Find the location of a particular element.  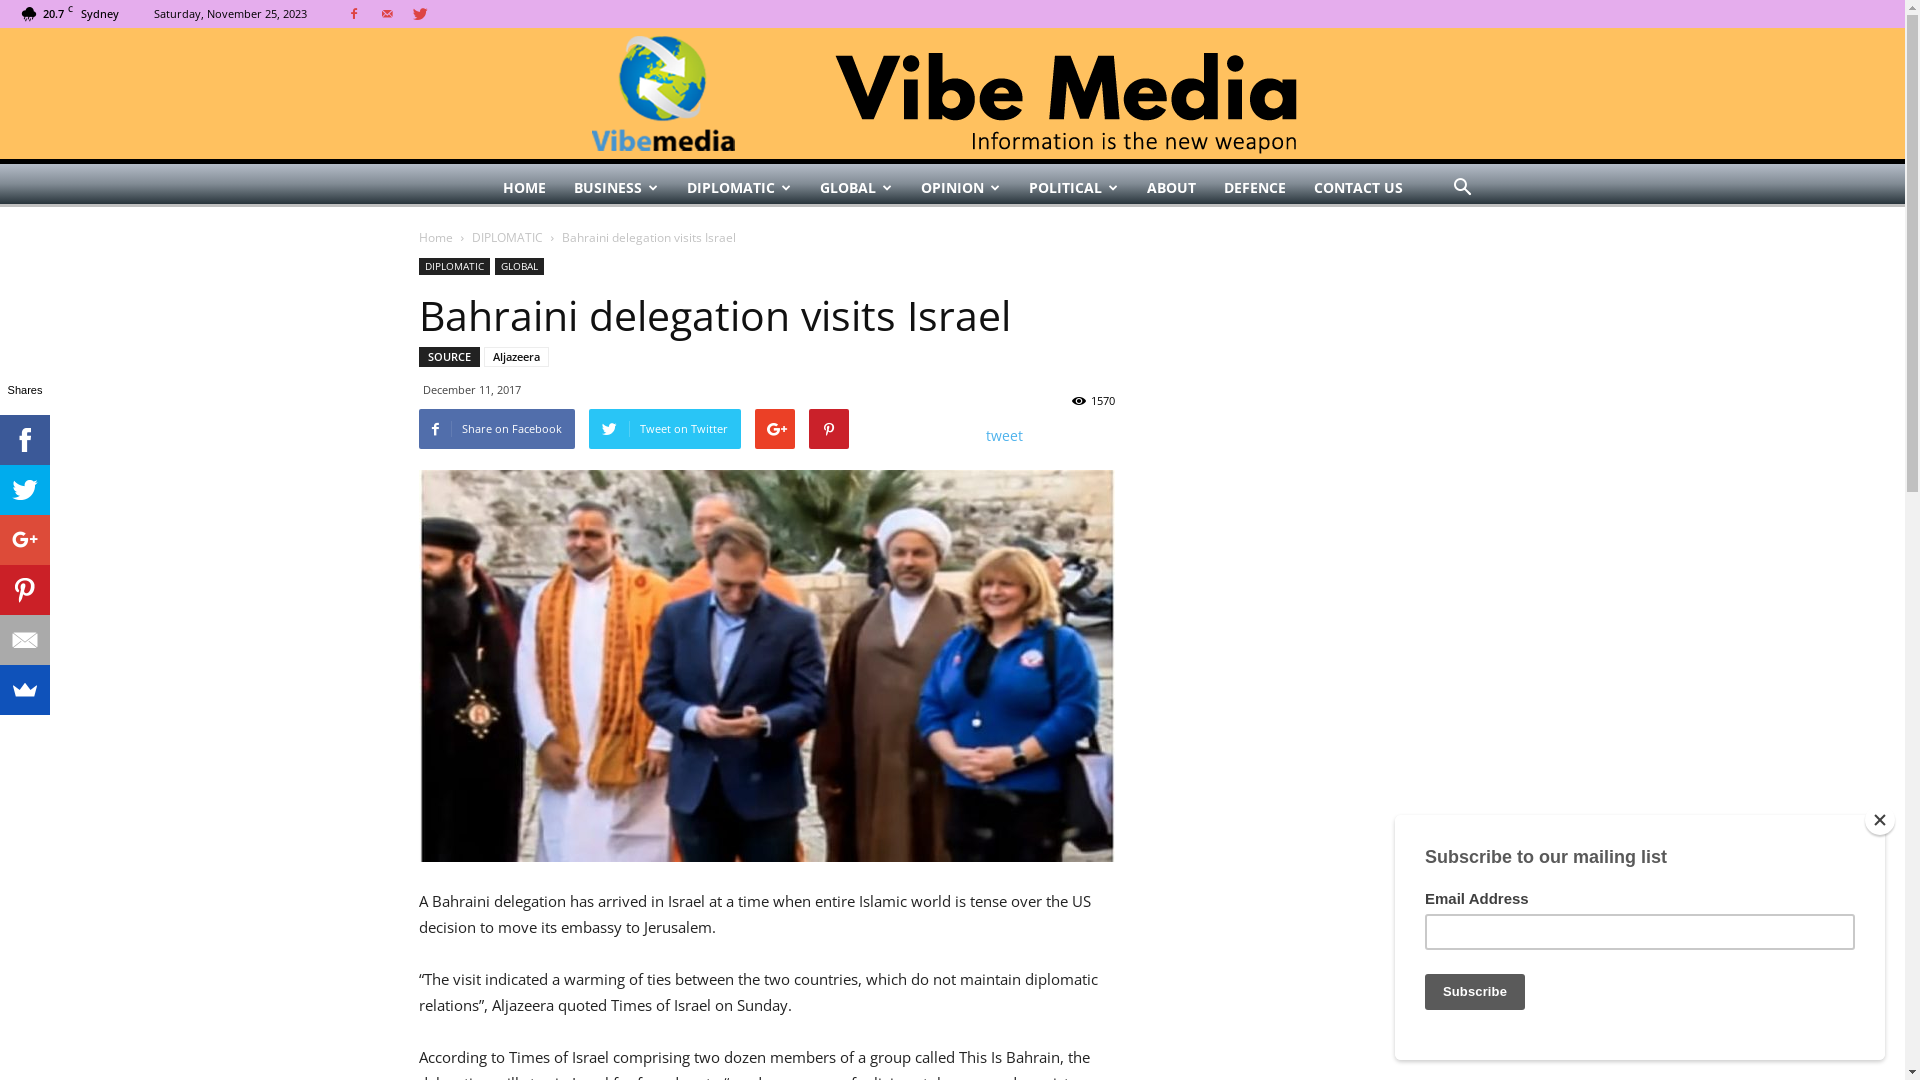

'DEFENCE' is located at coordinates (1253, 188).